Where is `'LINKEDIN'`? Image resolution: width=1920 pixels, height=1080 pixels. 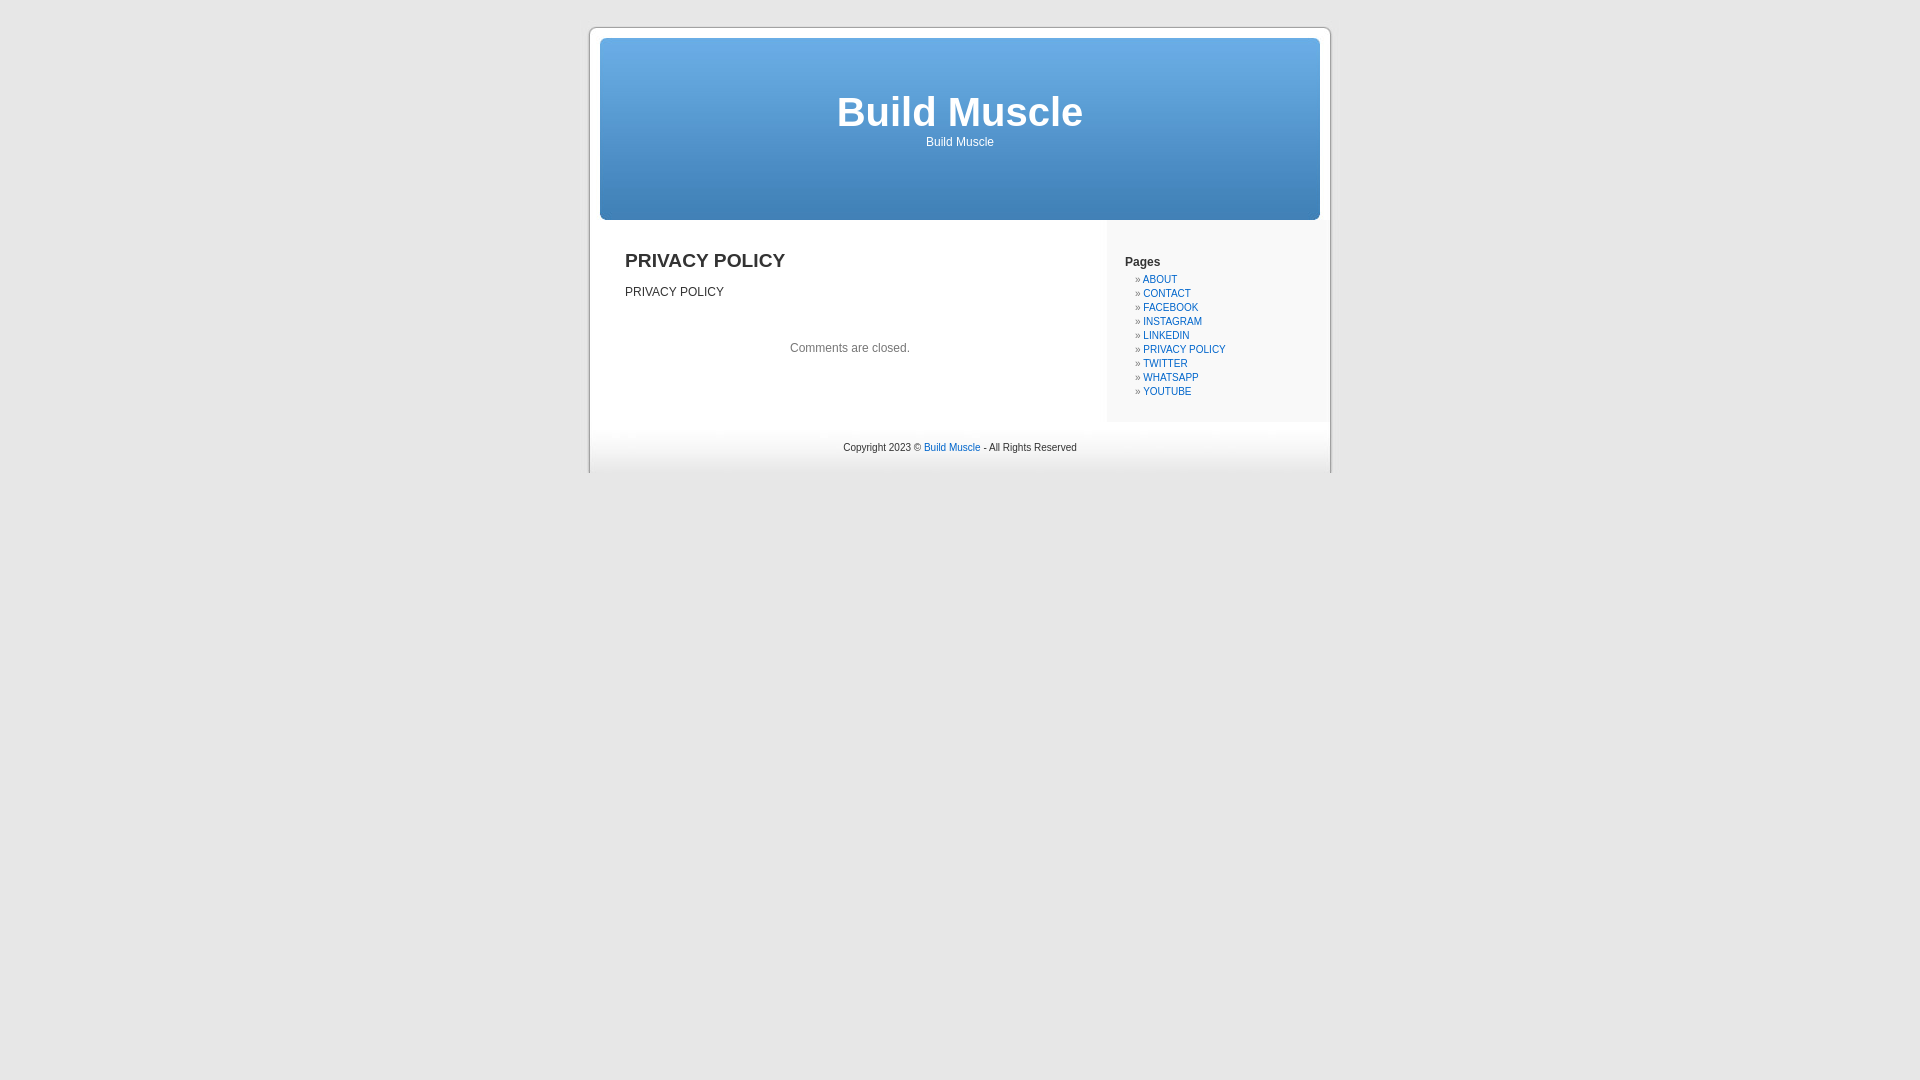 'LINKEDIN' is located at coordinates (1166, 334).